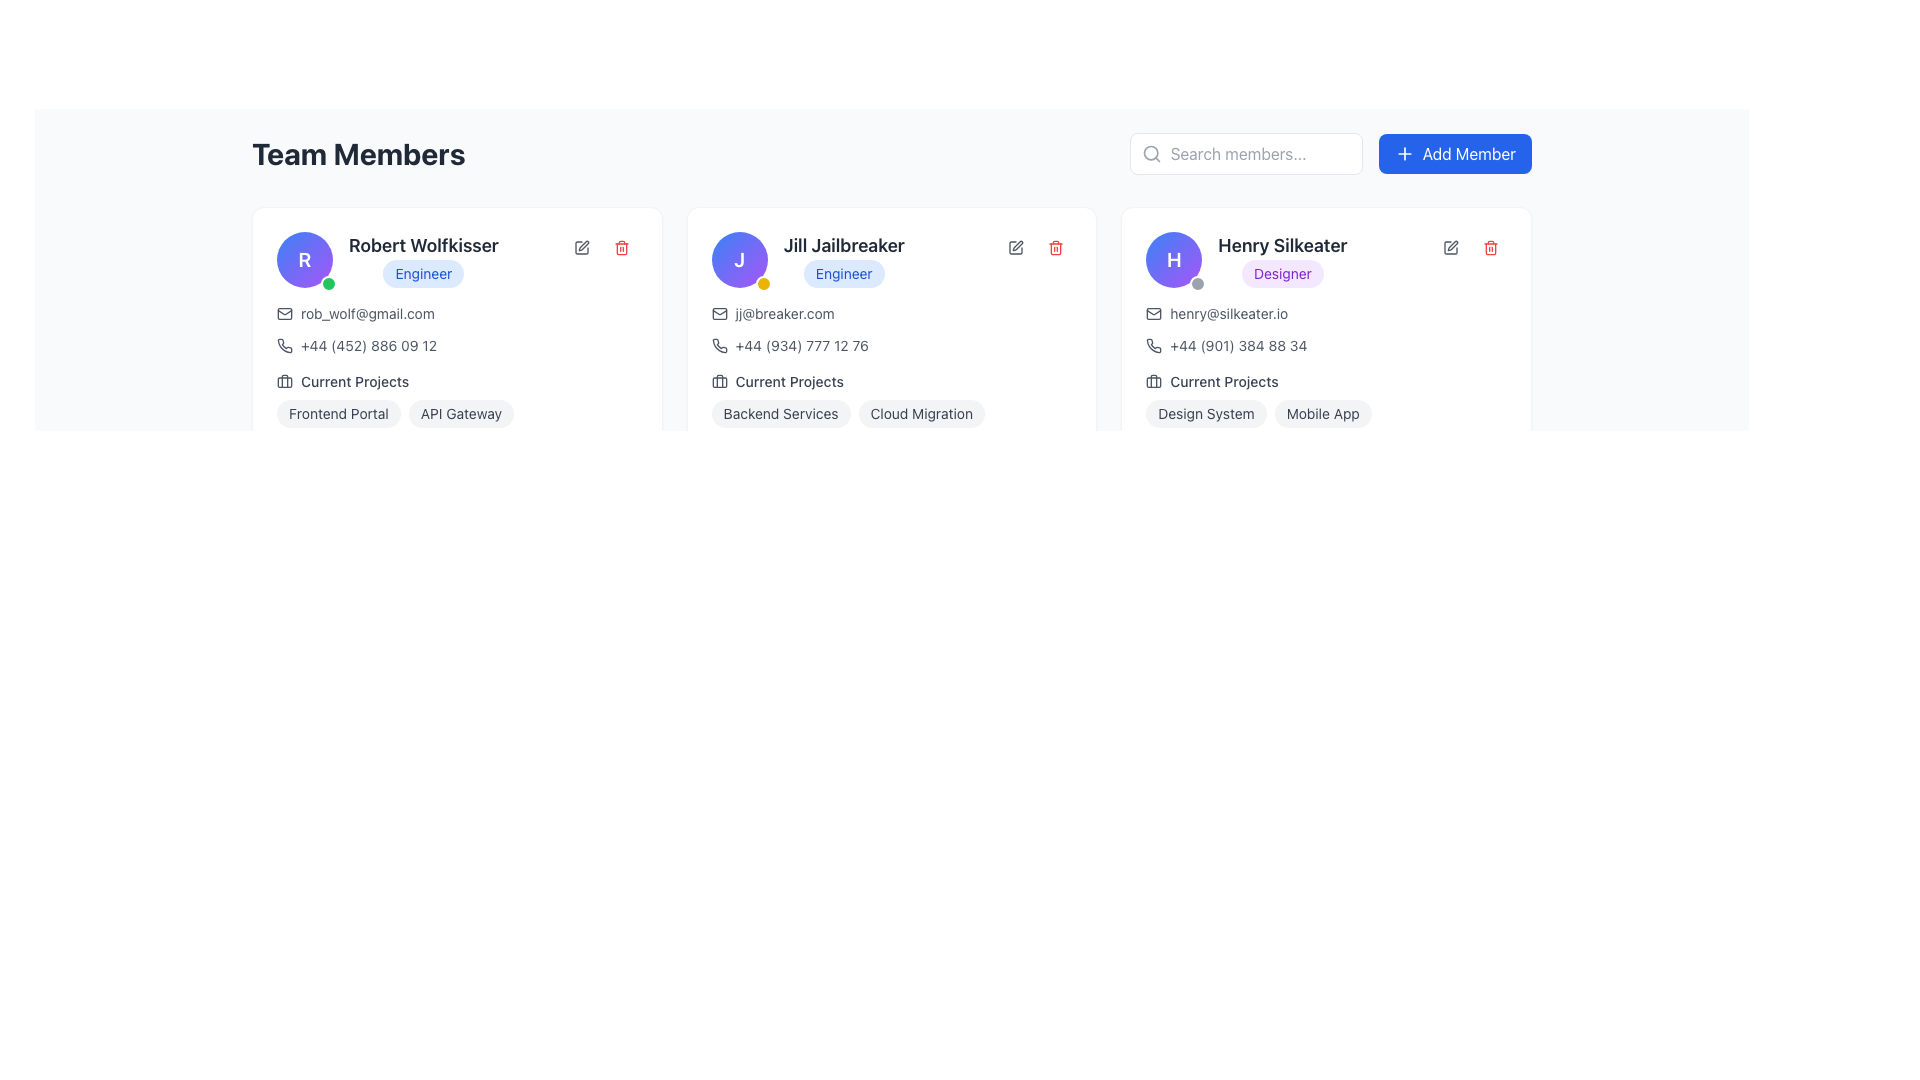  I want to click on the Profile information header for 'Henry Silkeater', so click(1326, 258).